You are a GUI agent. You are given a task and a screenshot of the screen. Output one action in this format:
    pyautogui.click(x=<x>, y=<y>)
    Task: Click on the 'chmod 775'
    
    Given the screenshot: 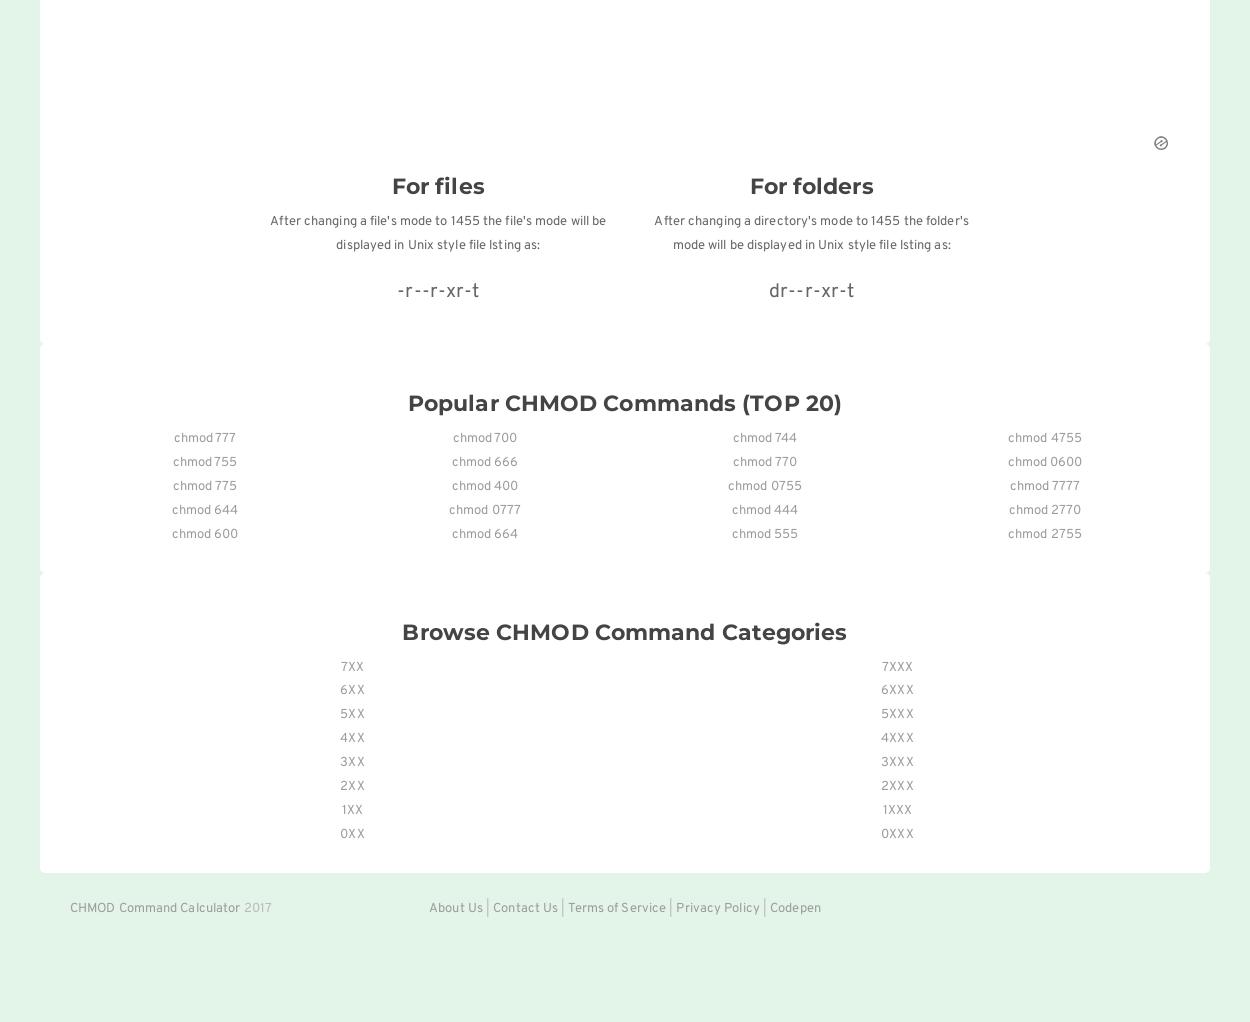 What is the action you would take?
    pyautogui.click(x=203, y=485)
    